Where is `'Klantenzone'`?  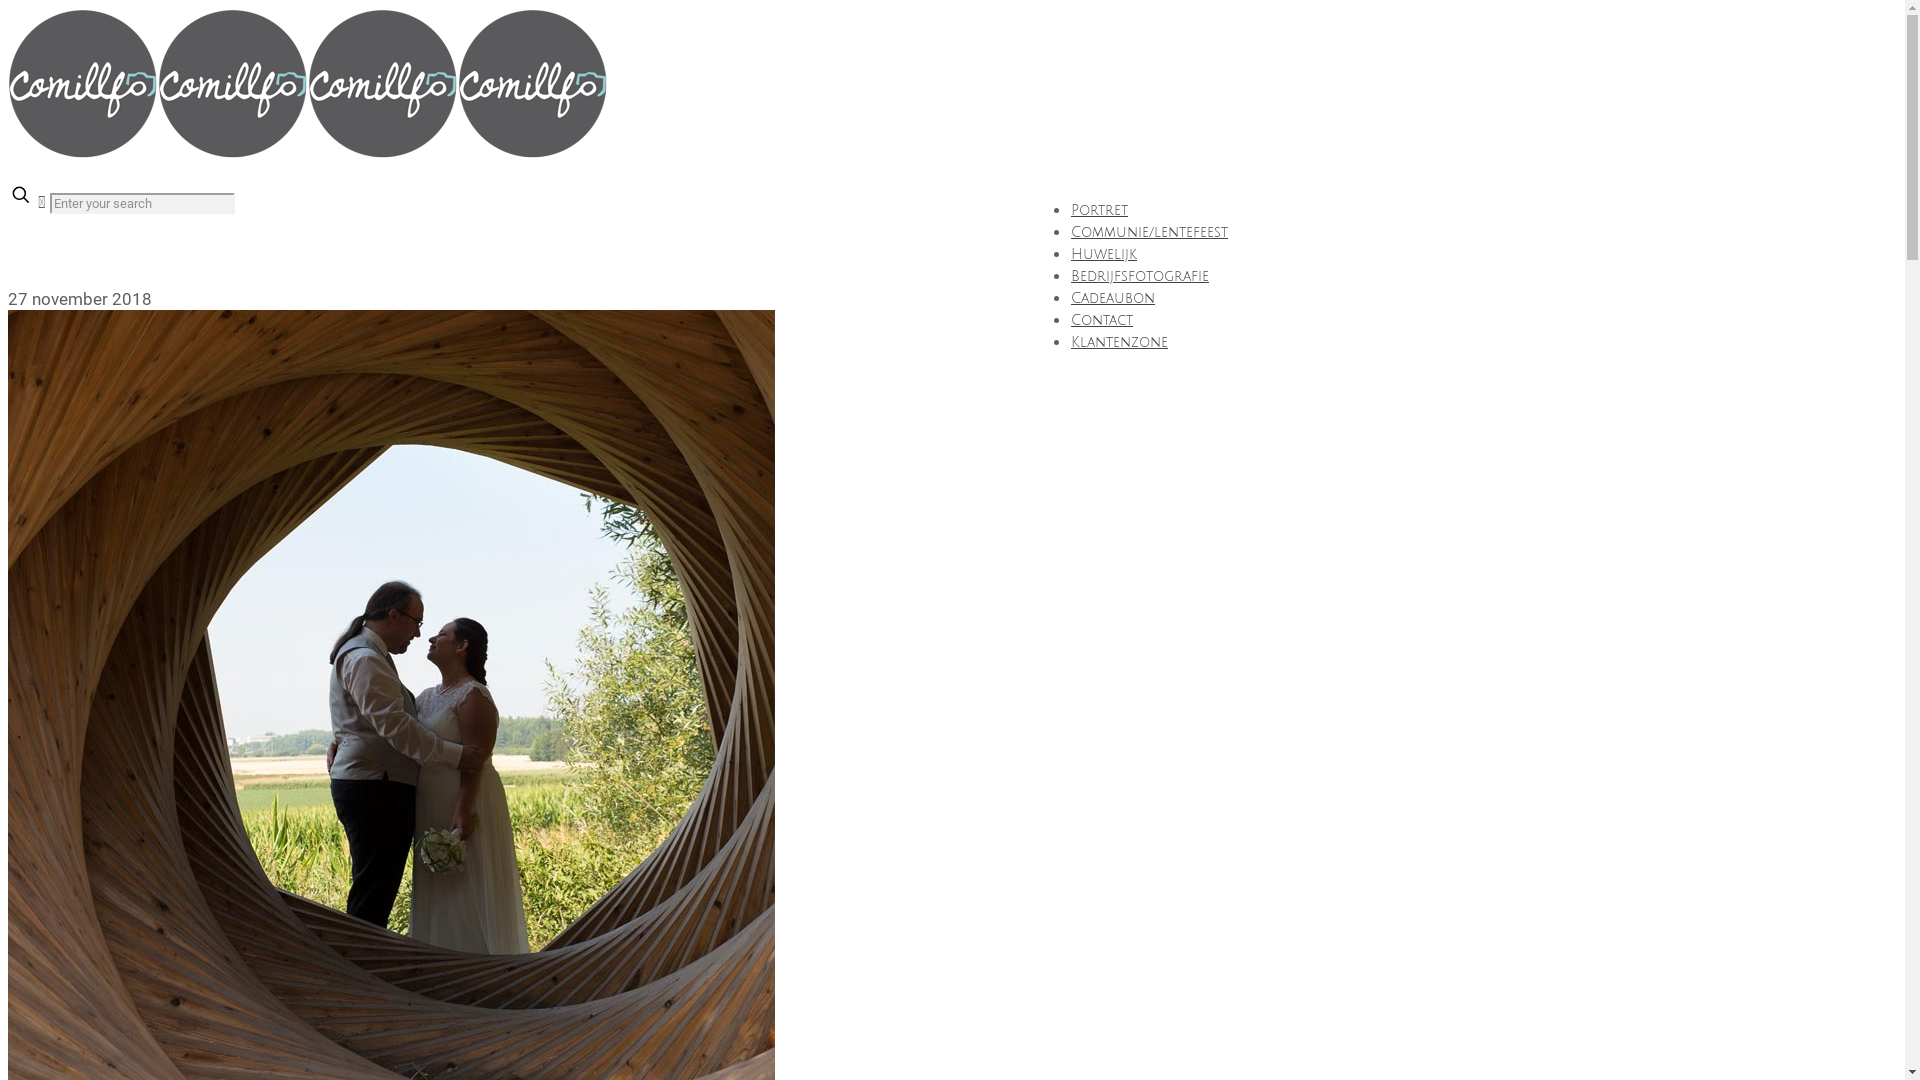
'Klantenzone' is located at coordinates (1069, 341).